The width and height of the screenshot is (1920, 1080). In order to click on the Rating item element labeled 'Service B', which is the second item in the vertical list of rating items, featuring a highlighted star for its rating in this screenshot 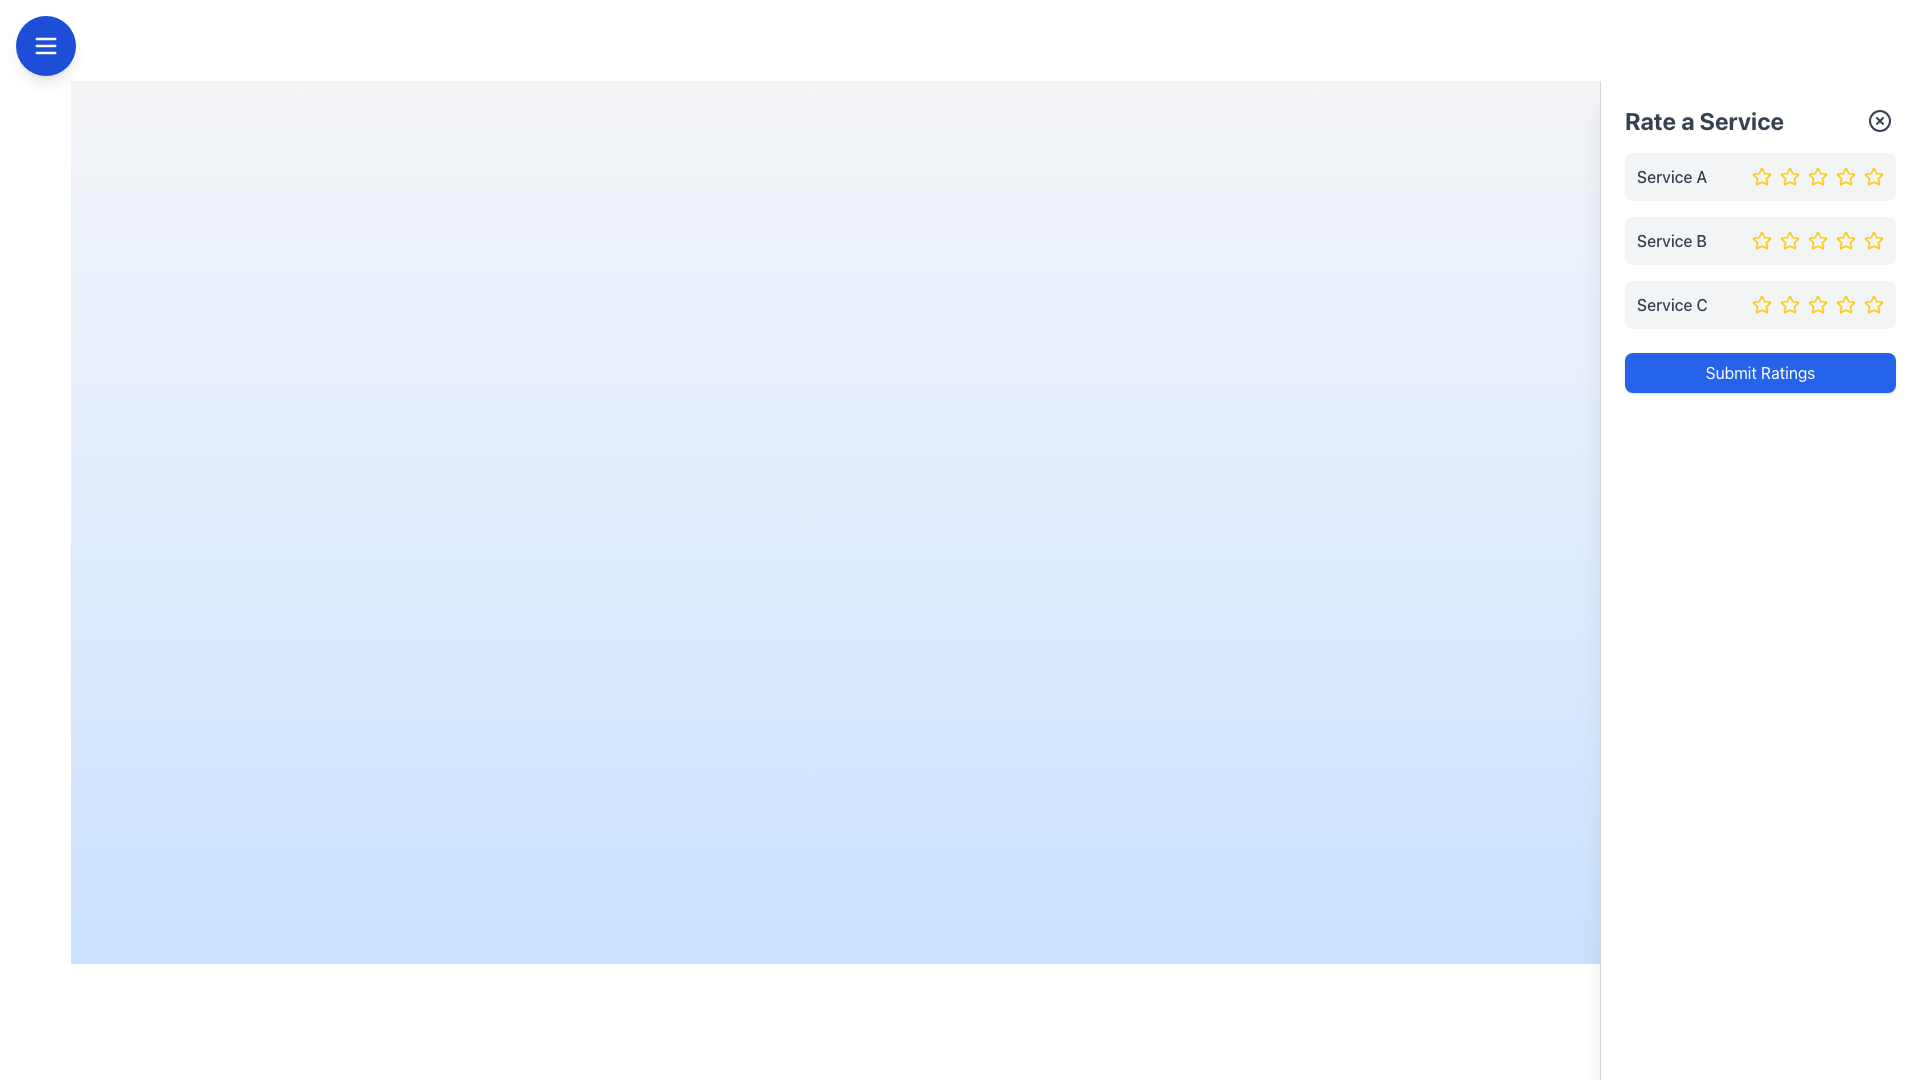, I will do `click(1760, 239)`.